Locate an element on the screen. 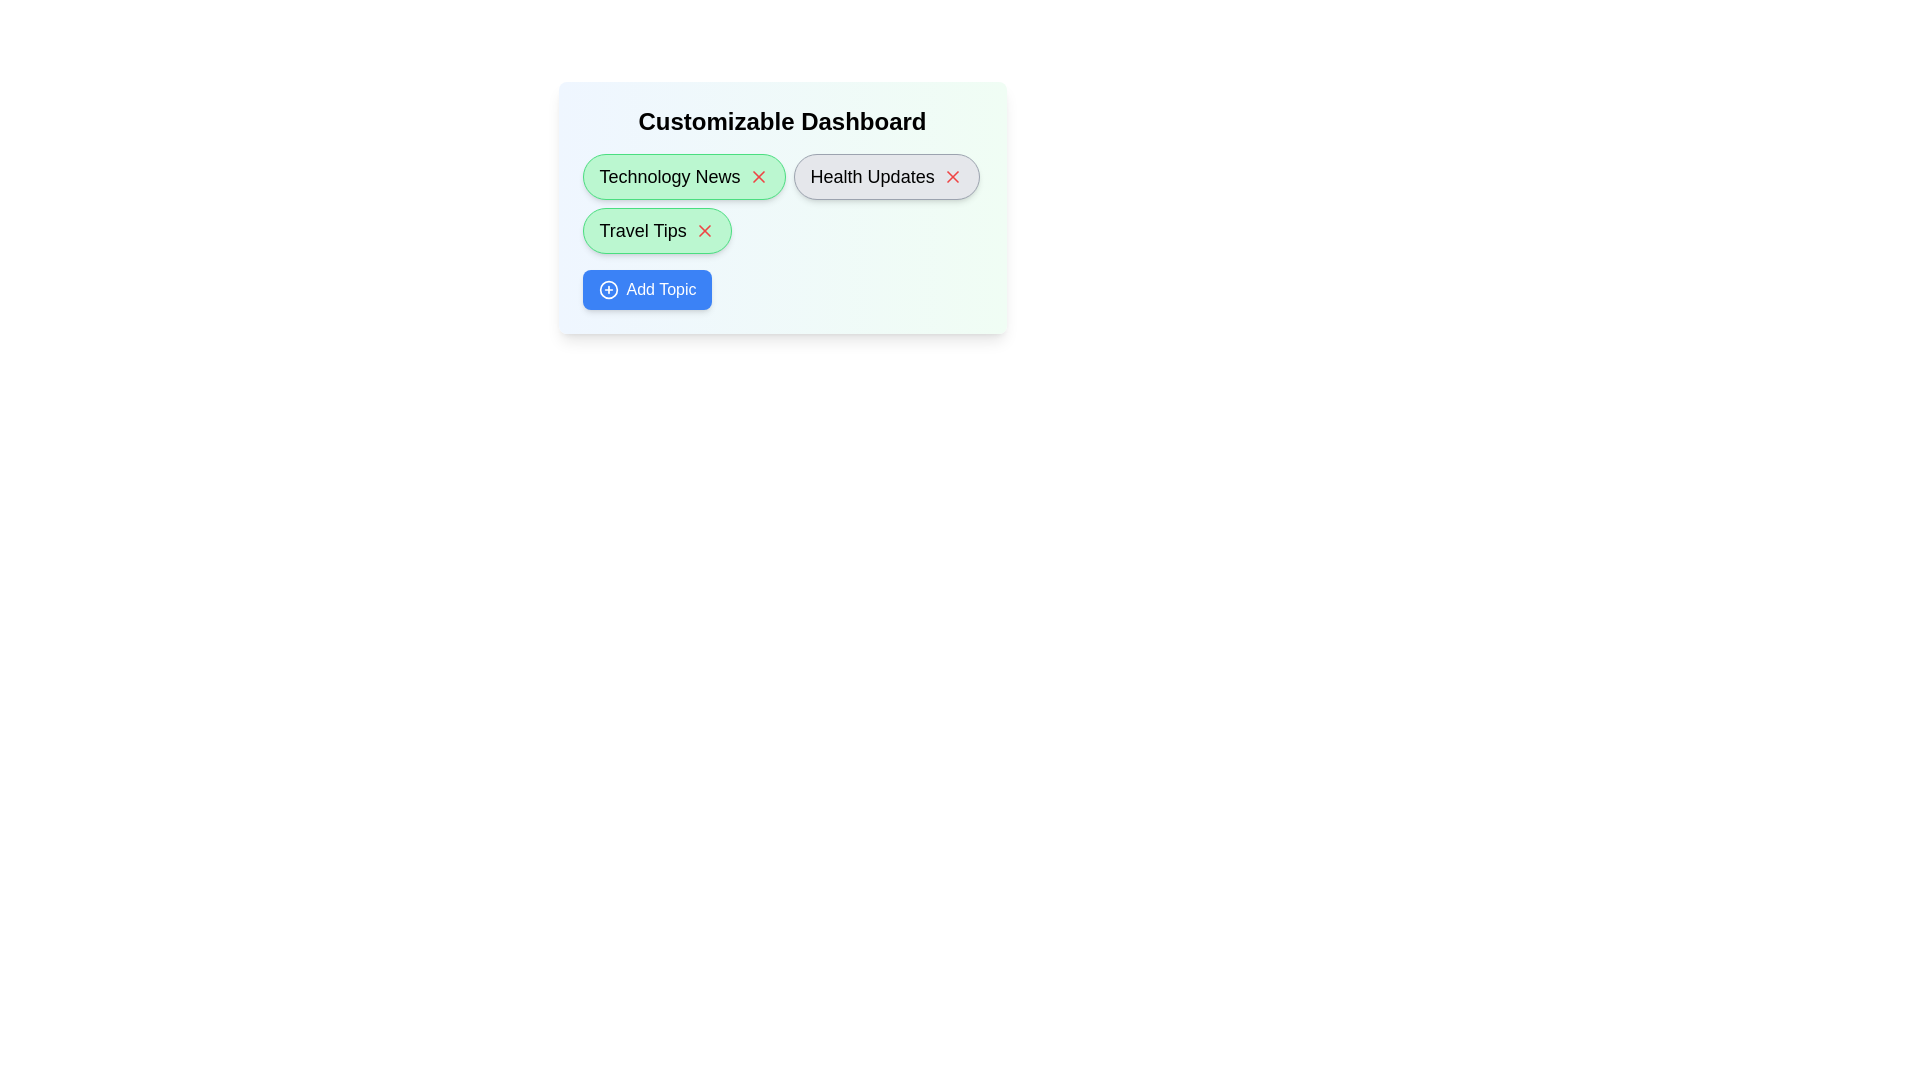 Image resolution: width=1920 pixels, height=1080 pixels. the topic named Health Updates is located at coordinates (885, 176).